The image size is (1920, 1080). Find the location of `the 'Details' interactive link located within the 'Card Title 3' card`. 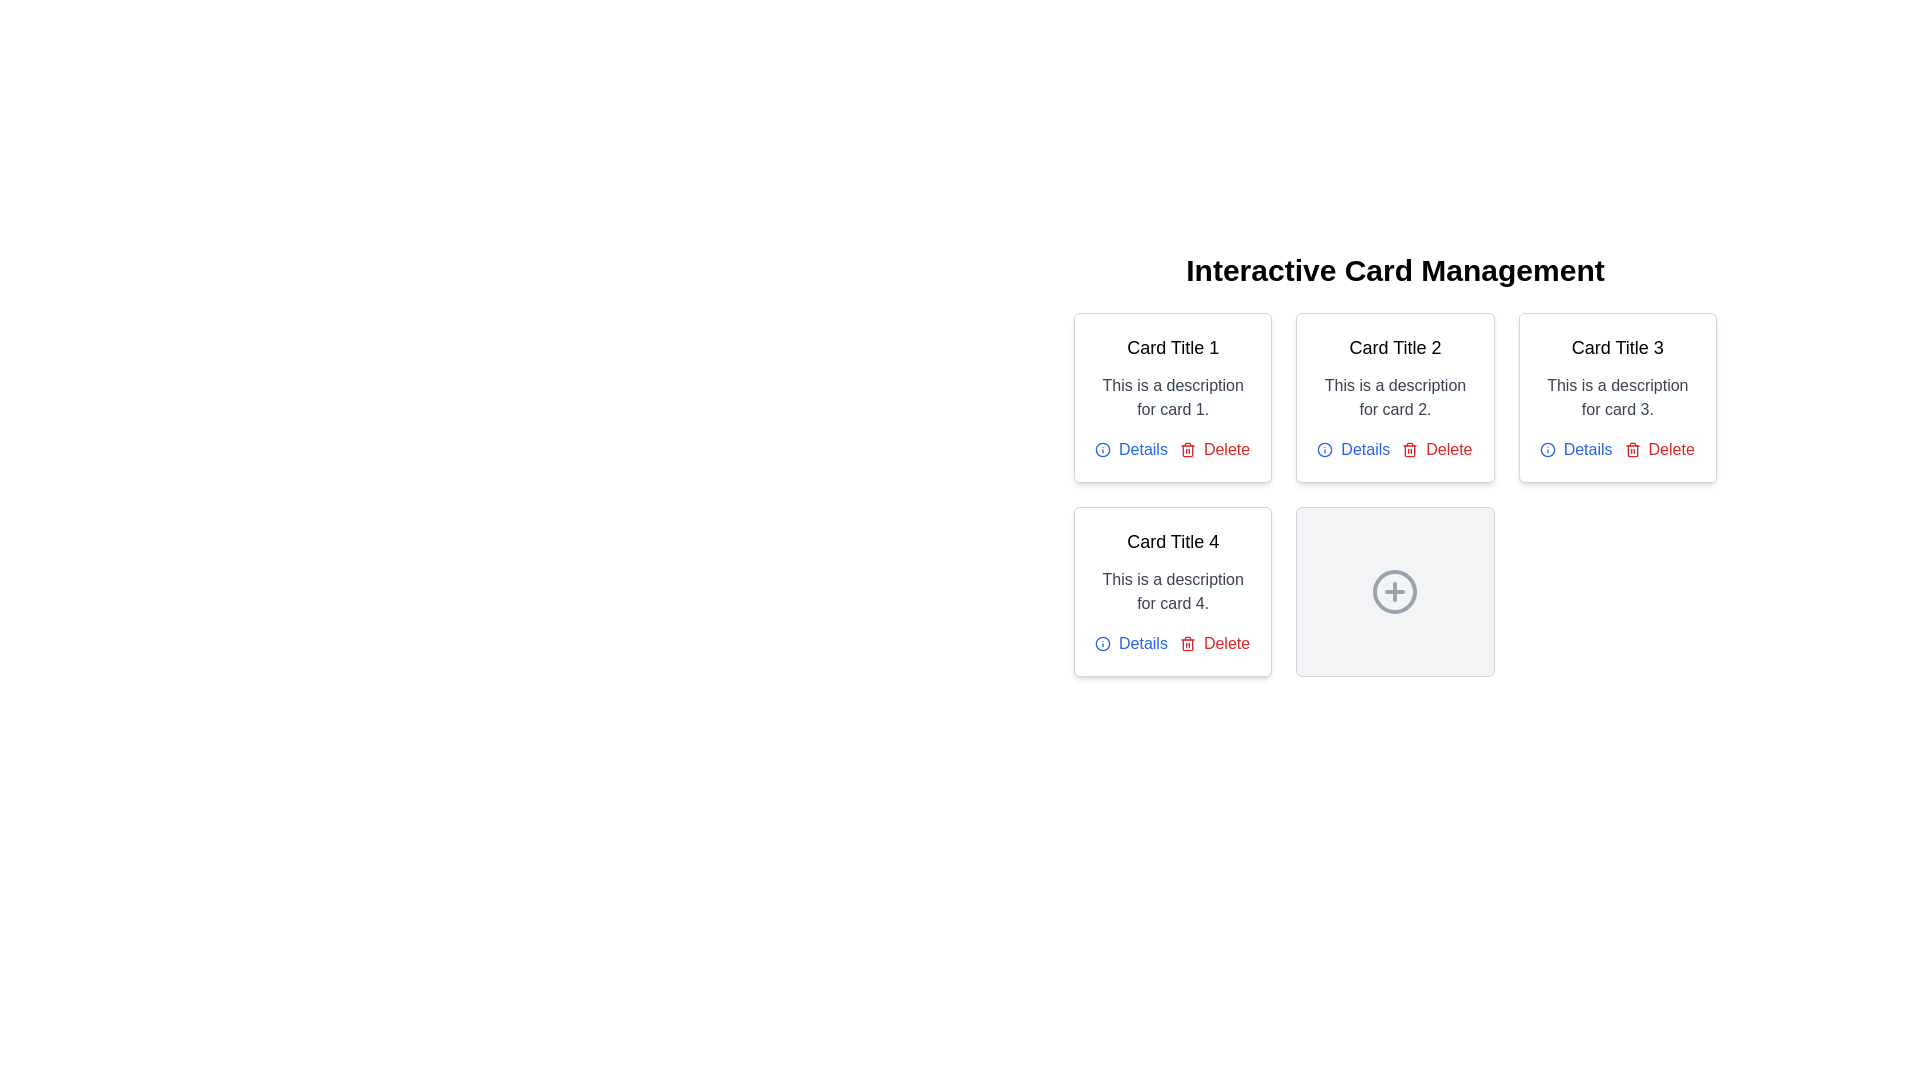

the 'Details' interactive link located within the 'Card Title 3' card is located at coordinates (1575, 450).